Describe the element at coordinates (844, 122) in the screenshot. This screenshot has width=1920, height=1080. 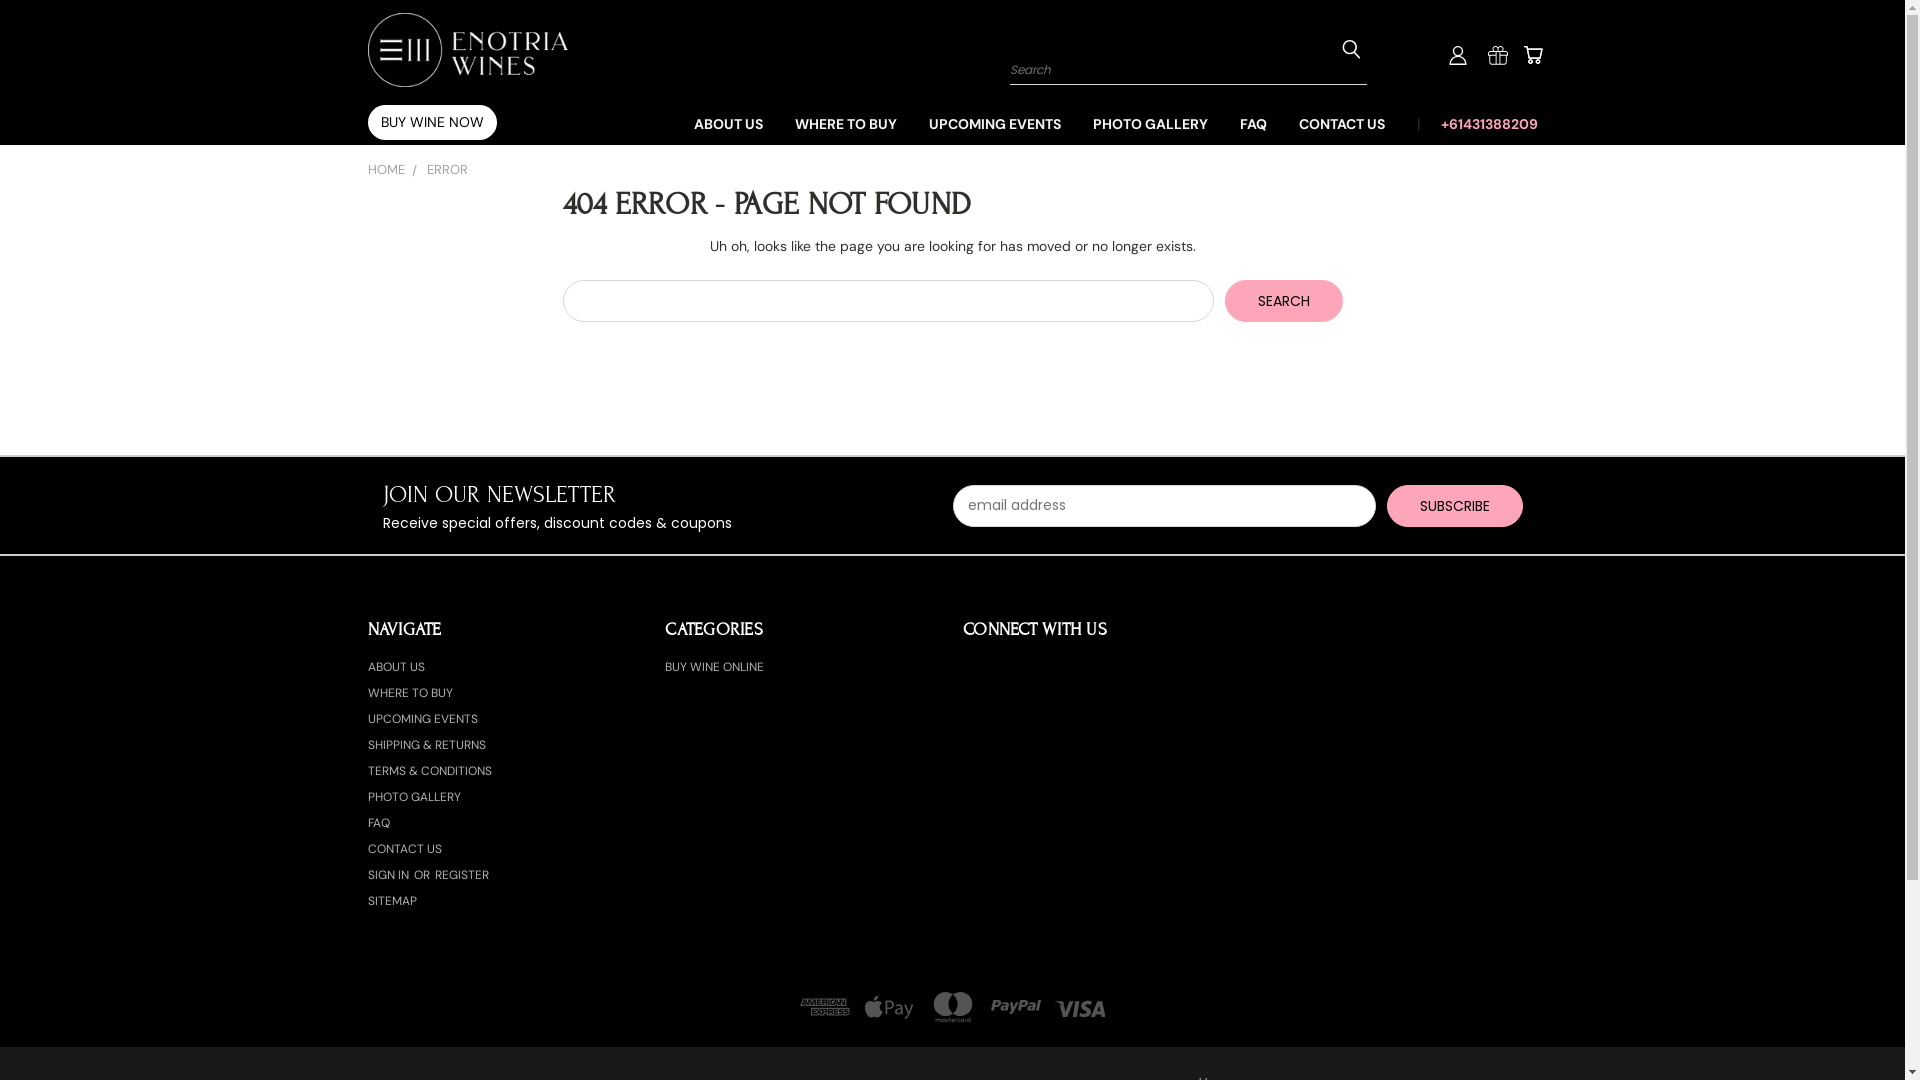
I see `'WHERE TO BUY'` at that location.